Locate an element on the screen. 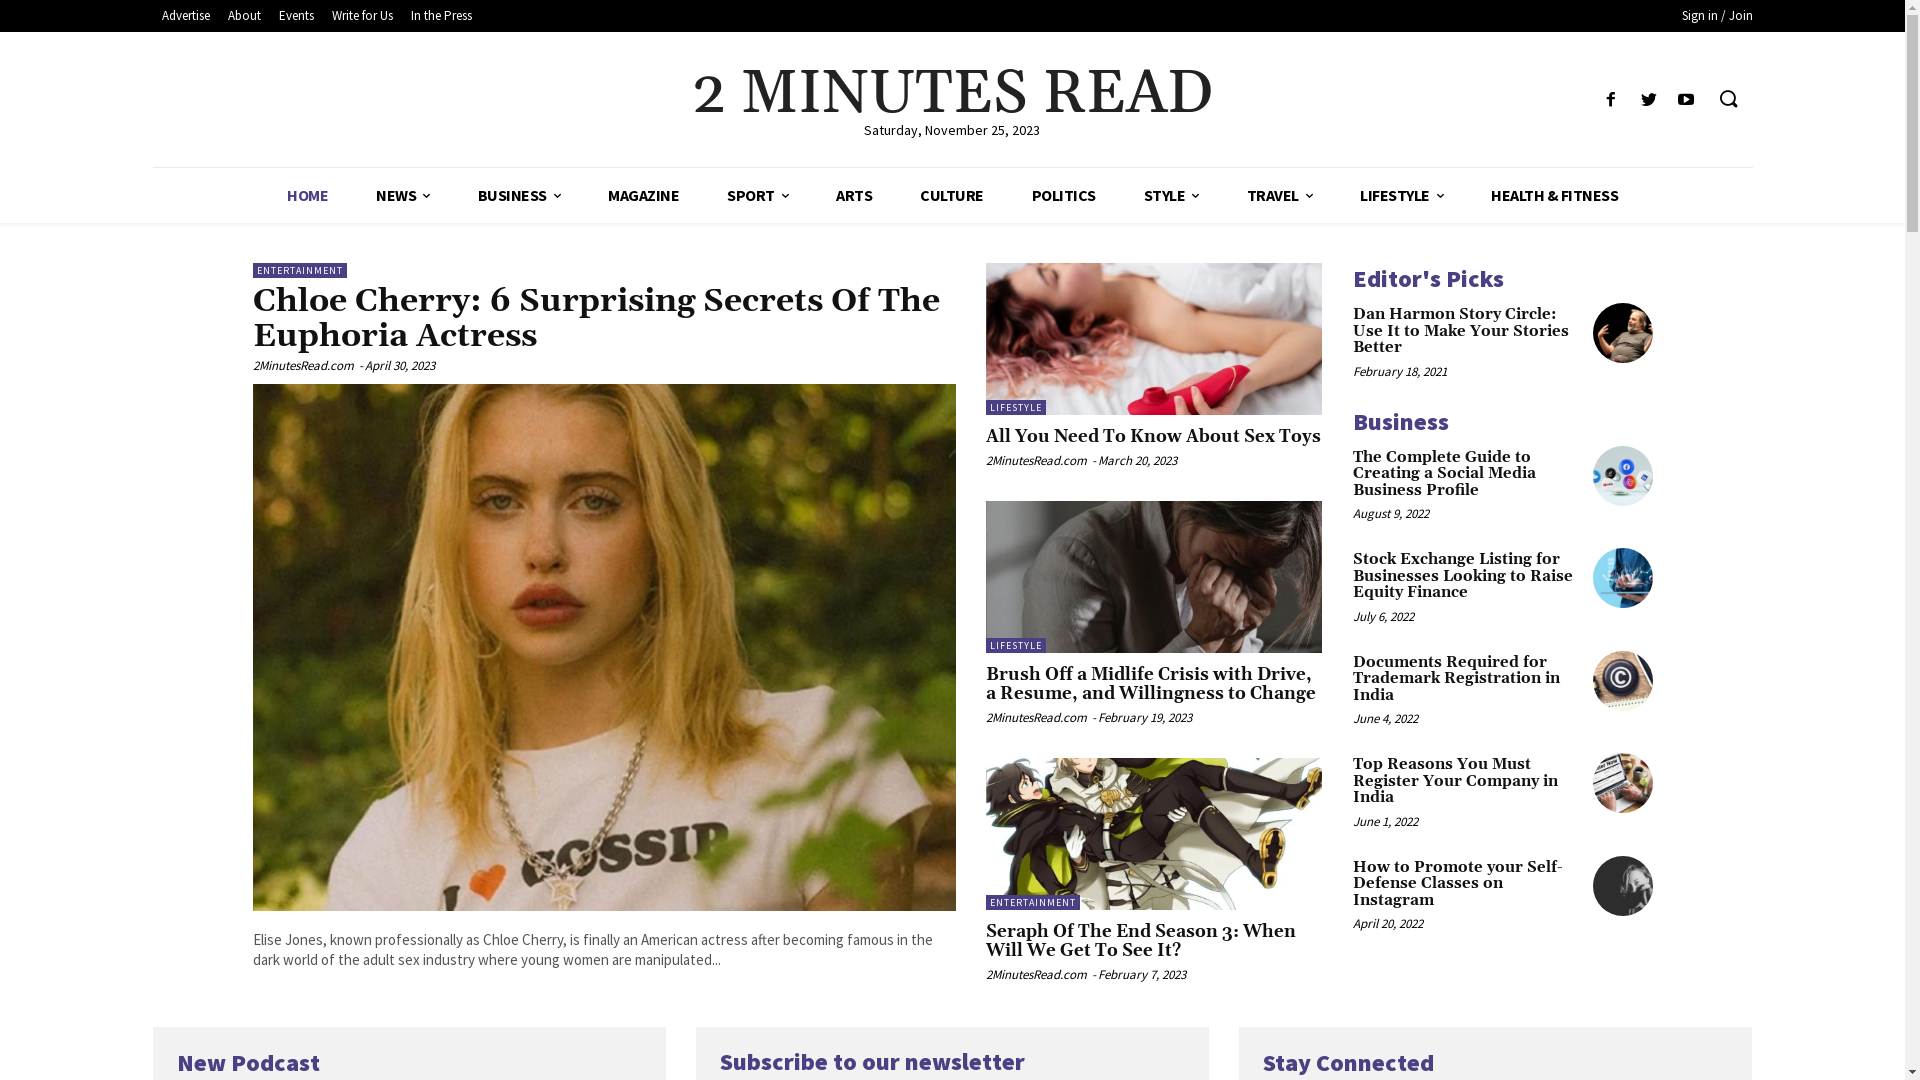 This screenshot has width=1920, height=1080. 'Events' is located at coordinates (295, 15).